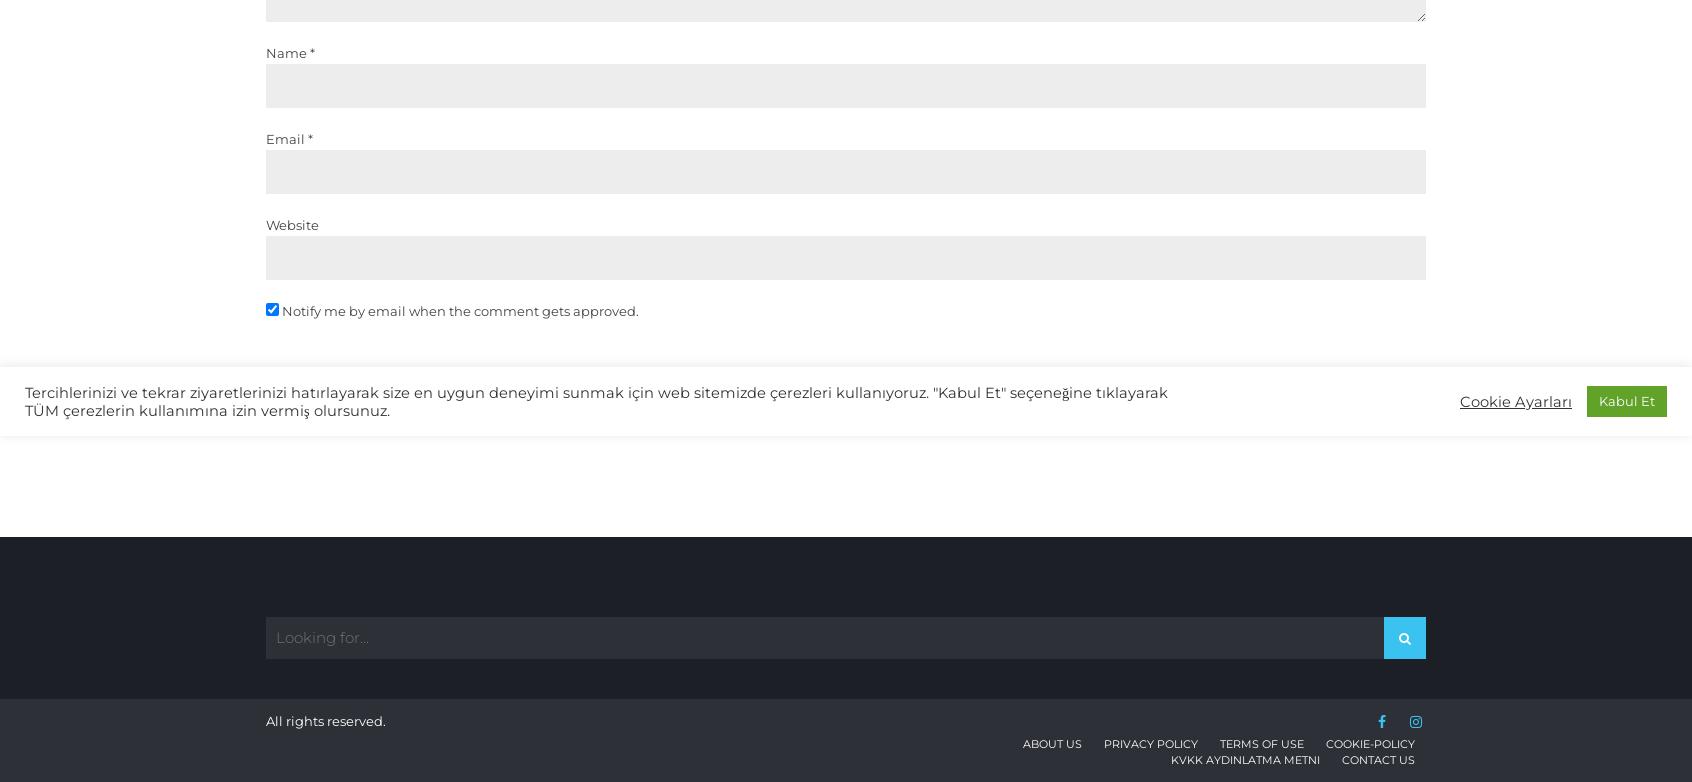 The image size is (1692, 782). What do you see at coordinates (1516, 401) in the screenshot?
I see `'Cookie Ayarları'` at bounding box center [1516, 401].